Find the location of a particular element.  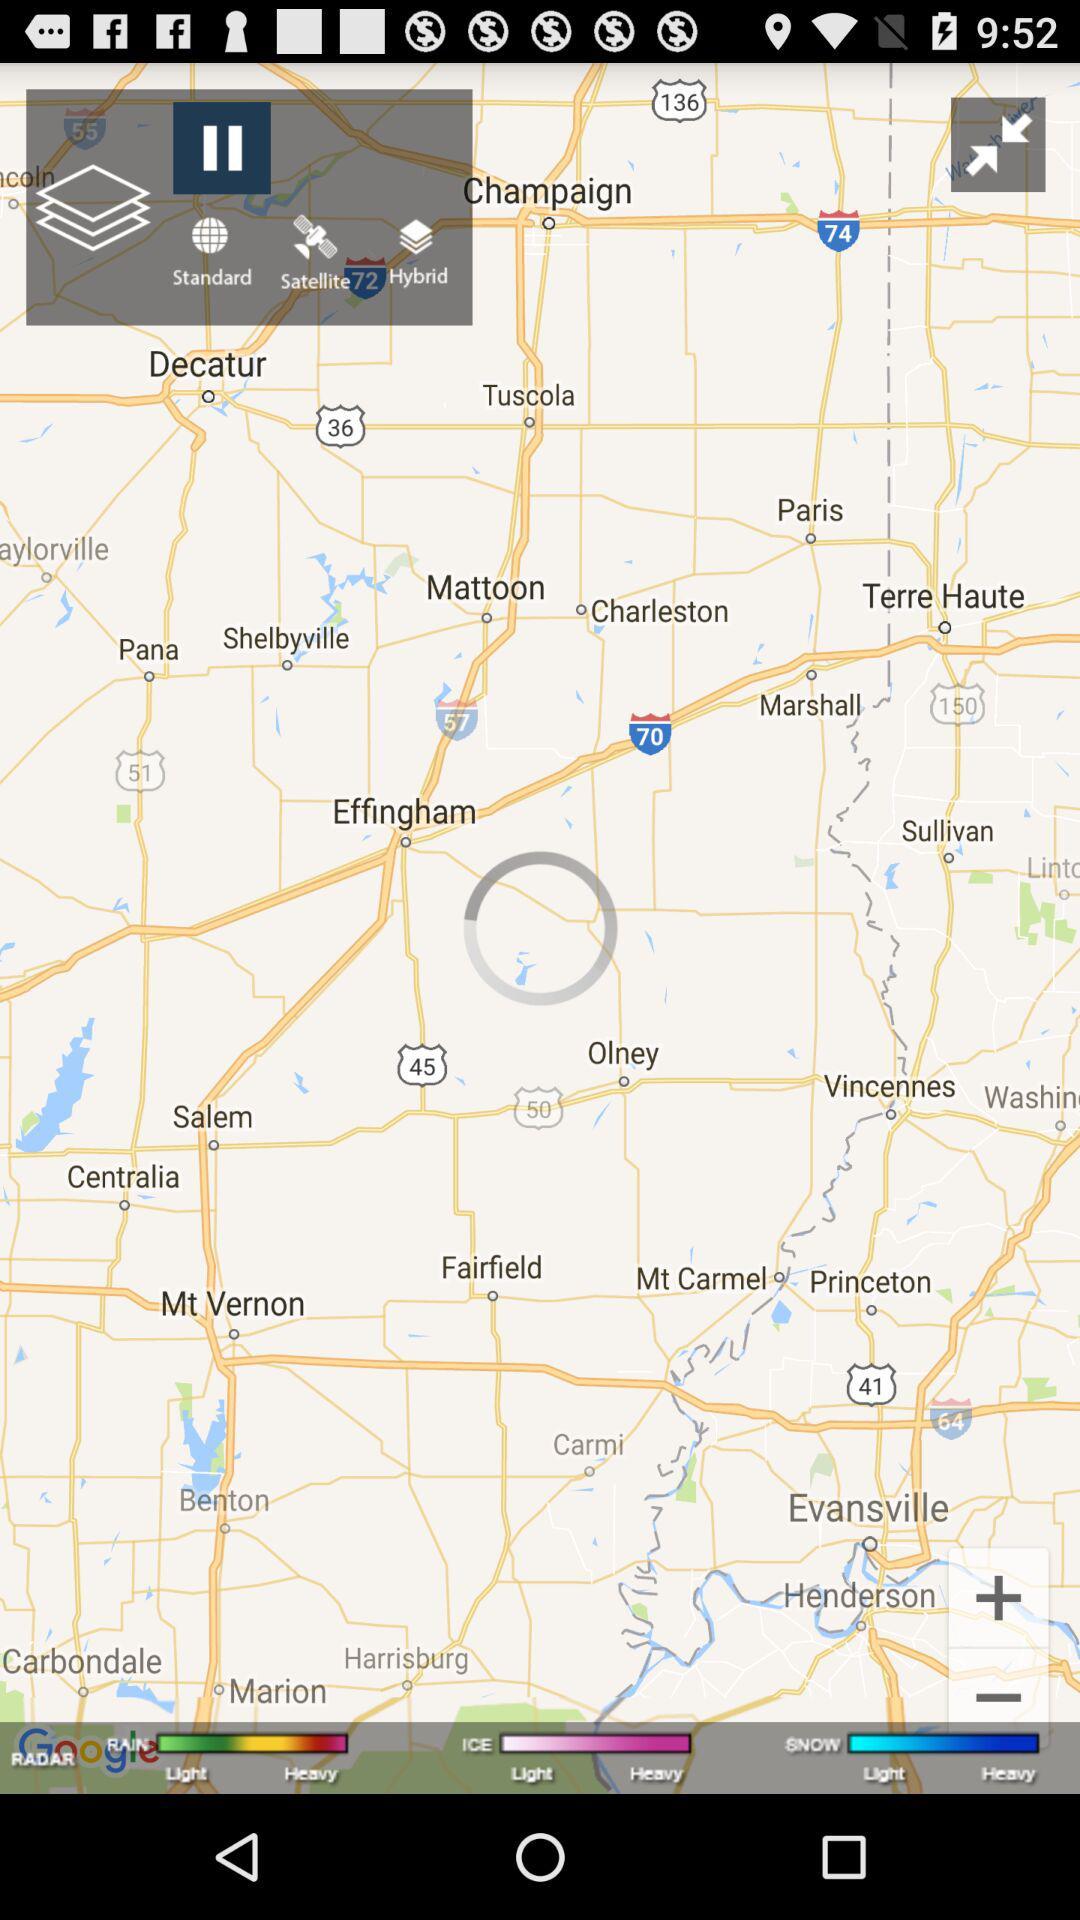

the fullscreen icon is located at coordinates (998, 153).